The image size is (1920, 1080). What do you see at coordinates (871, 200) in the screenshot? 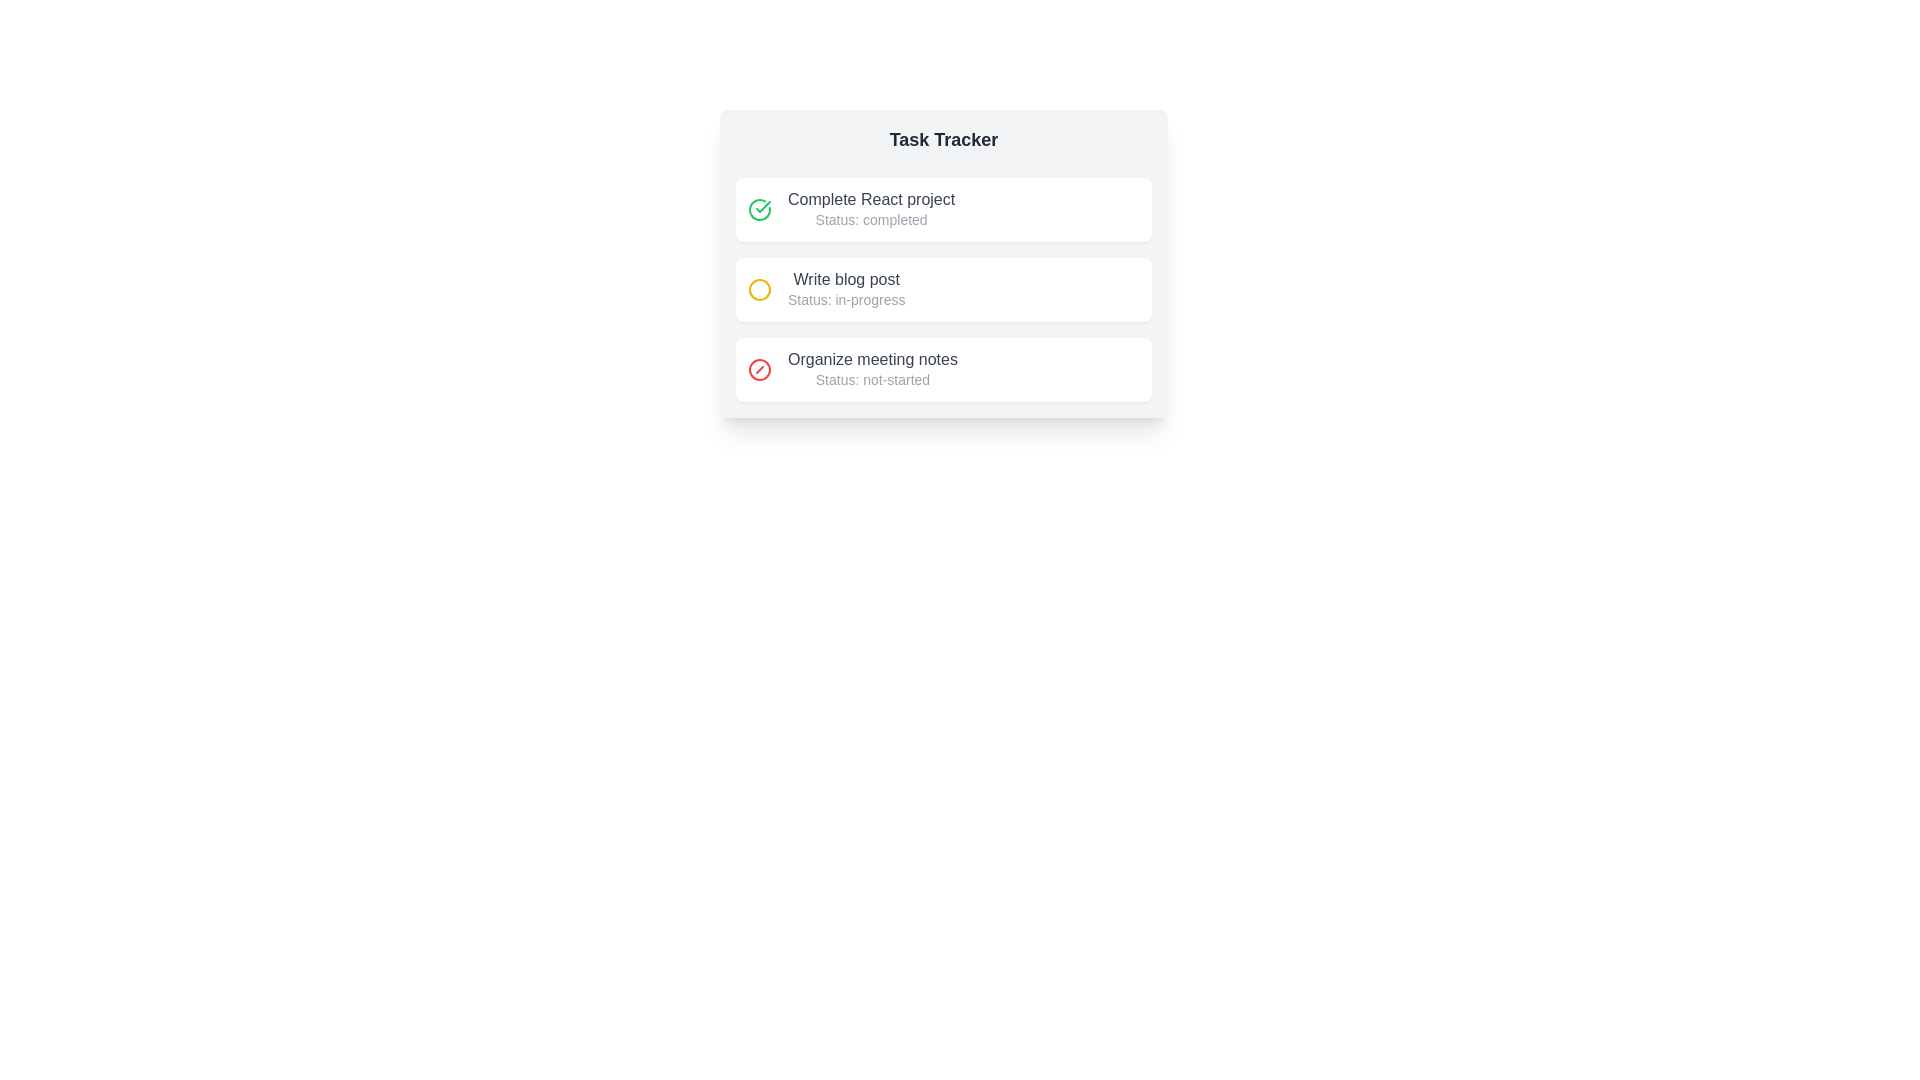
I see `the text label that reads 'Complete React project', which is styled in gray and part of a task list, located above the status description 'Status: completed'` at bounding box center [871, 200].